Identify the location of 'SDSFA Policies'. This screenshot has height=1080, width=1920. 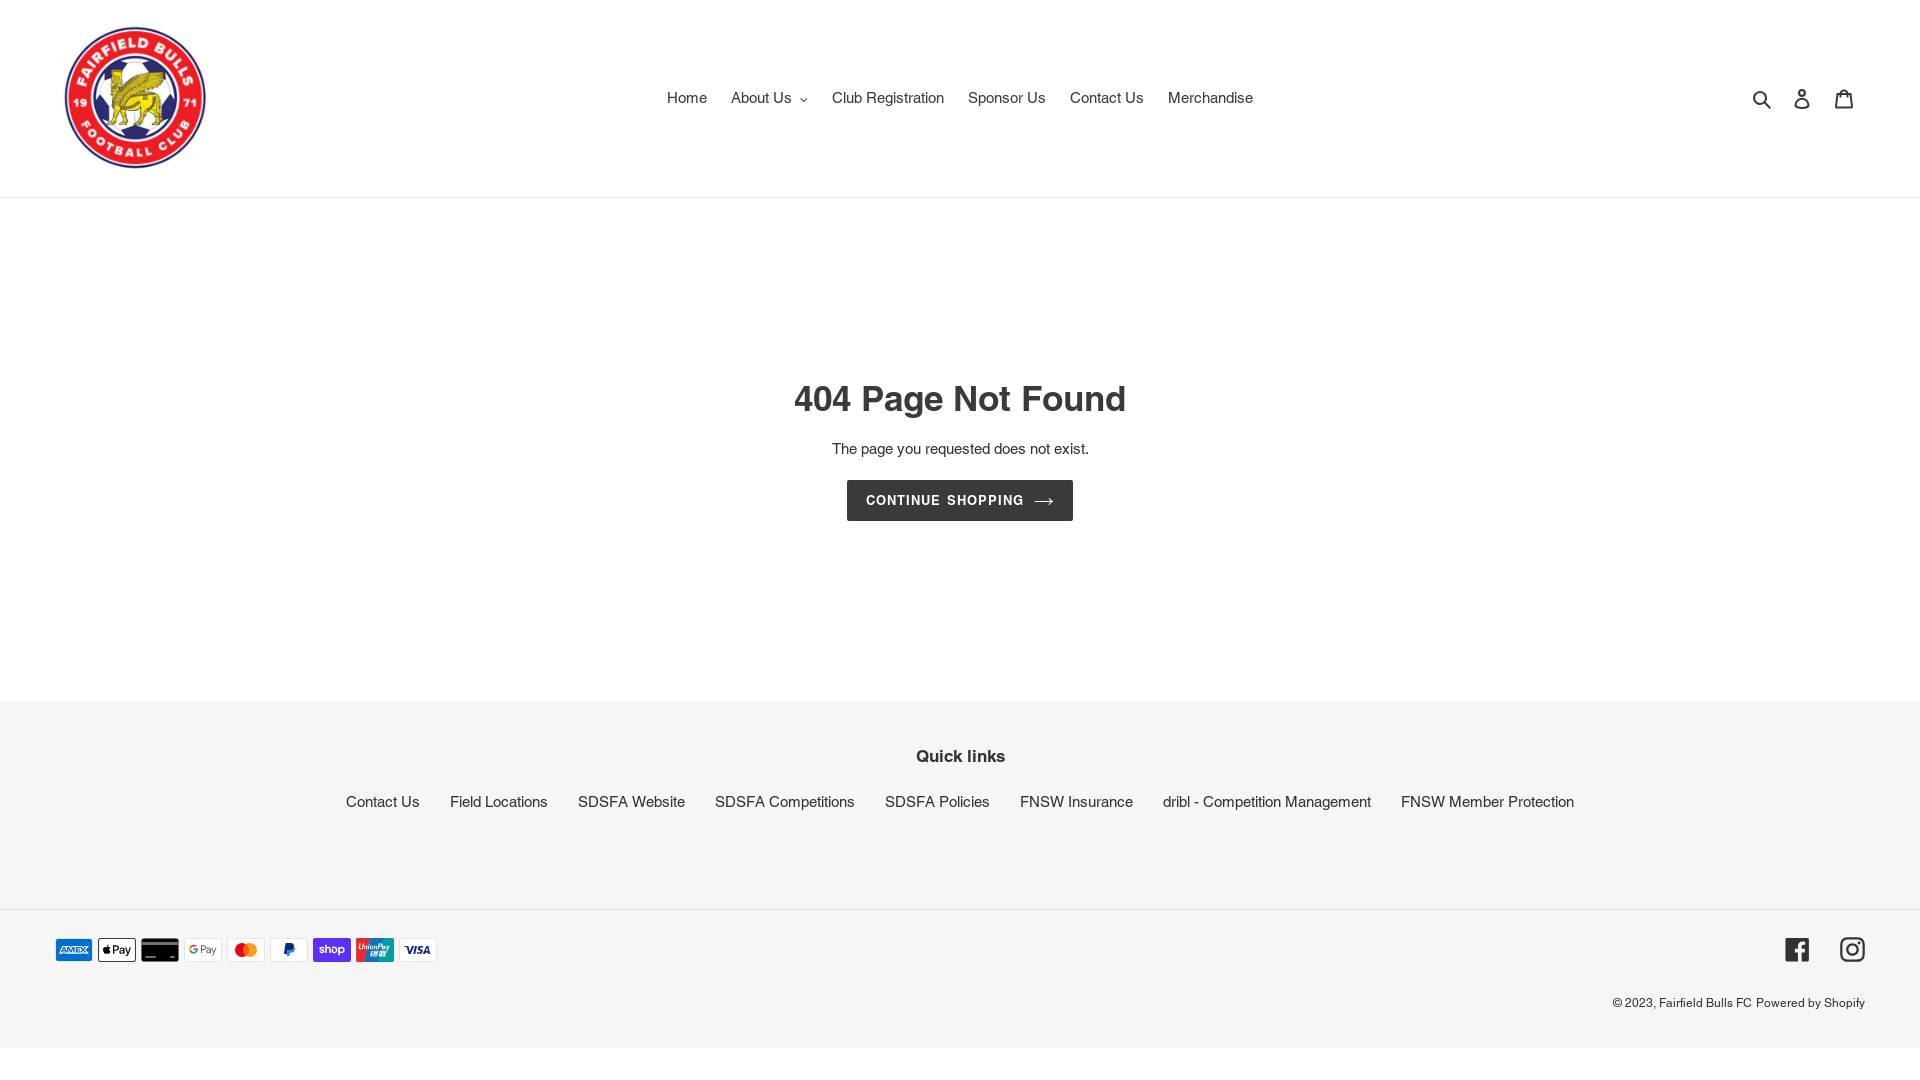
(936, 800).